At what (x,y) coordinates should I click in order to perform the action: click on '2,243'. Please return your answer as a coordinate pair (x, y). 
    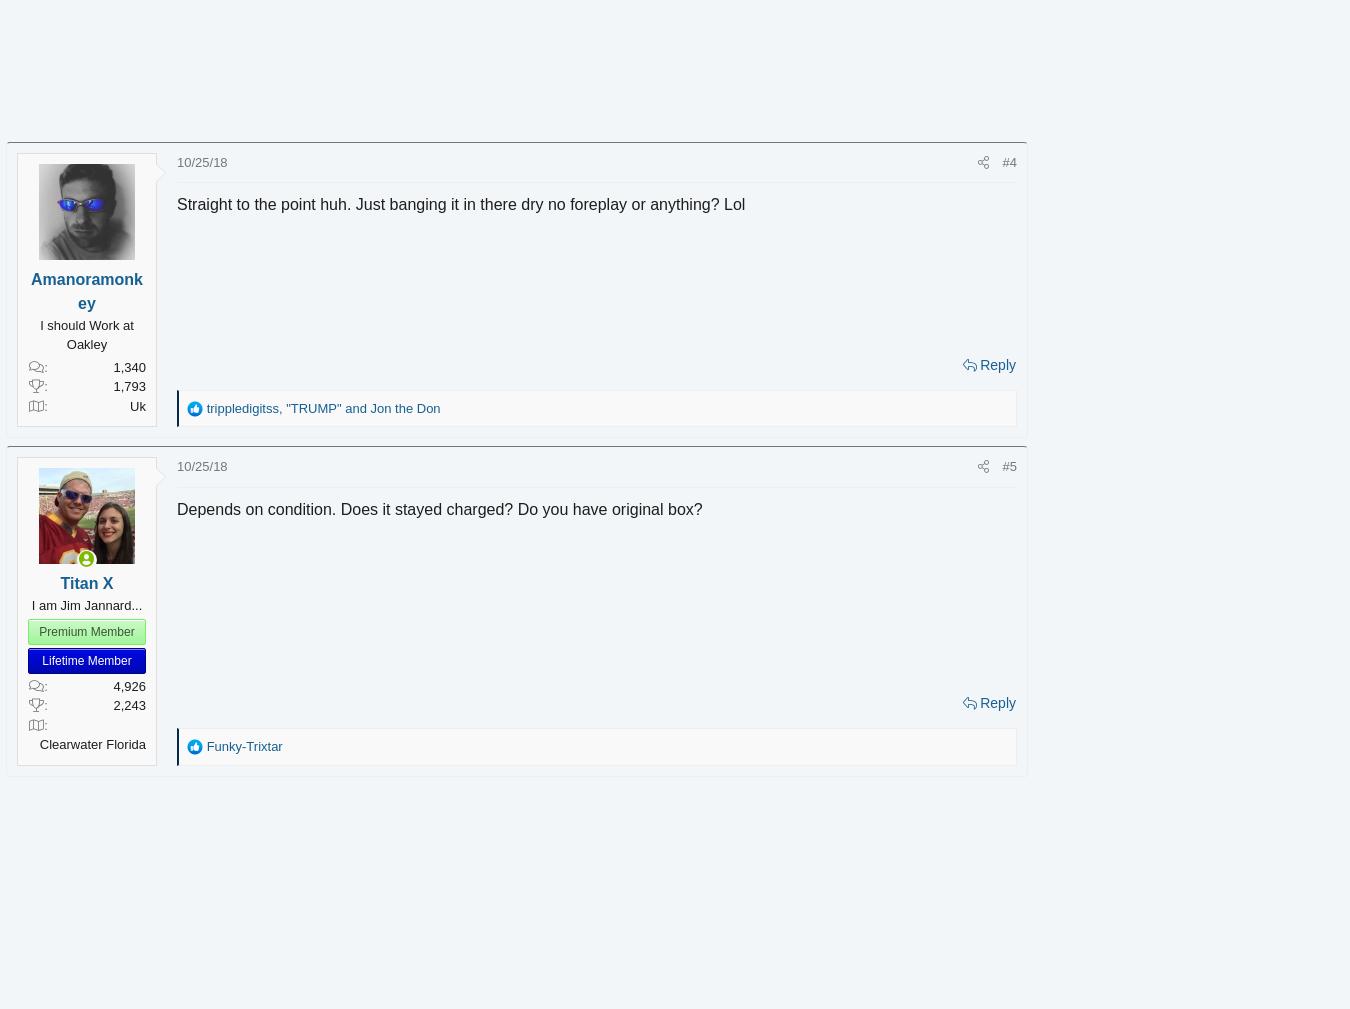
    Looking at the image, I should click on (158, 705).